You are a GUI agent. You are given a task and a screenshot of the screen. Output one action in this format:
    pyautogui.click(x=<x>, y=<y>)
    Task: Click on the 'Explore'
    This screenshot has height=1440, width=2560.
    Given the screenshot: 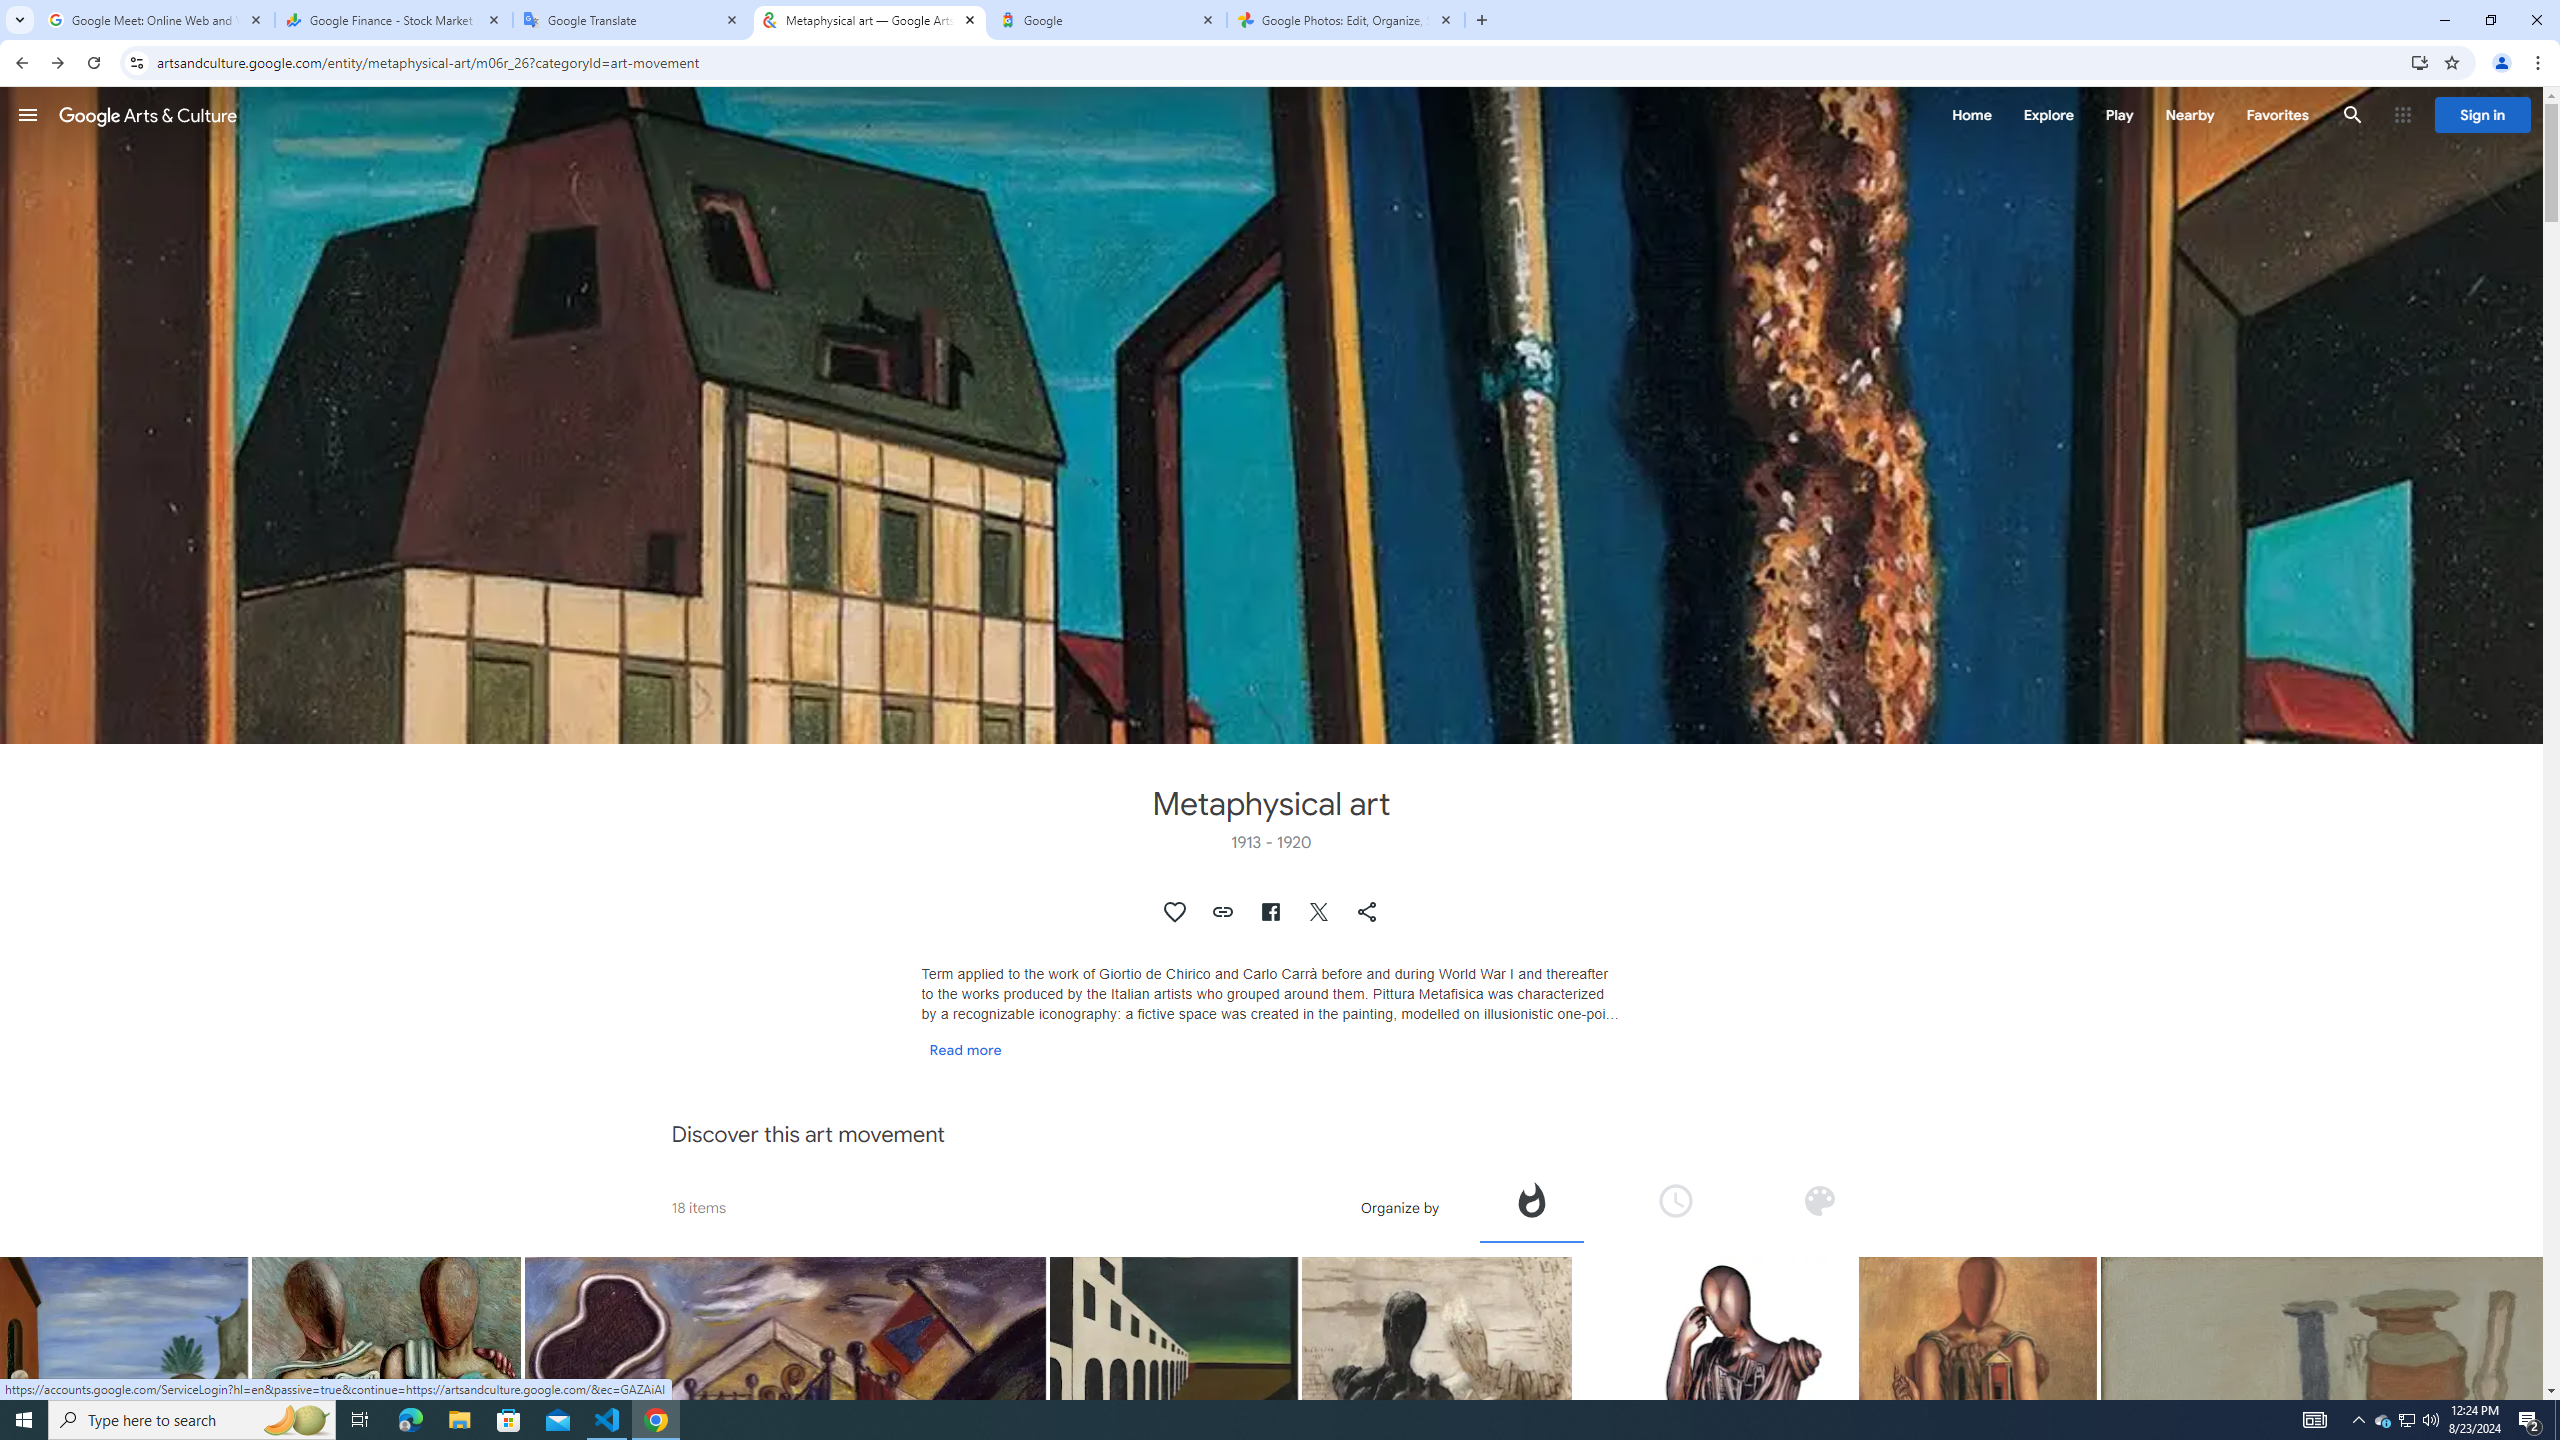 What is the action you would take?
    pyautogui.click(x=2047, y=114)
    